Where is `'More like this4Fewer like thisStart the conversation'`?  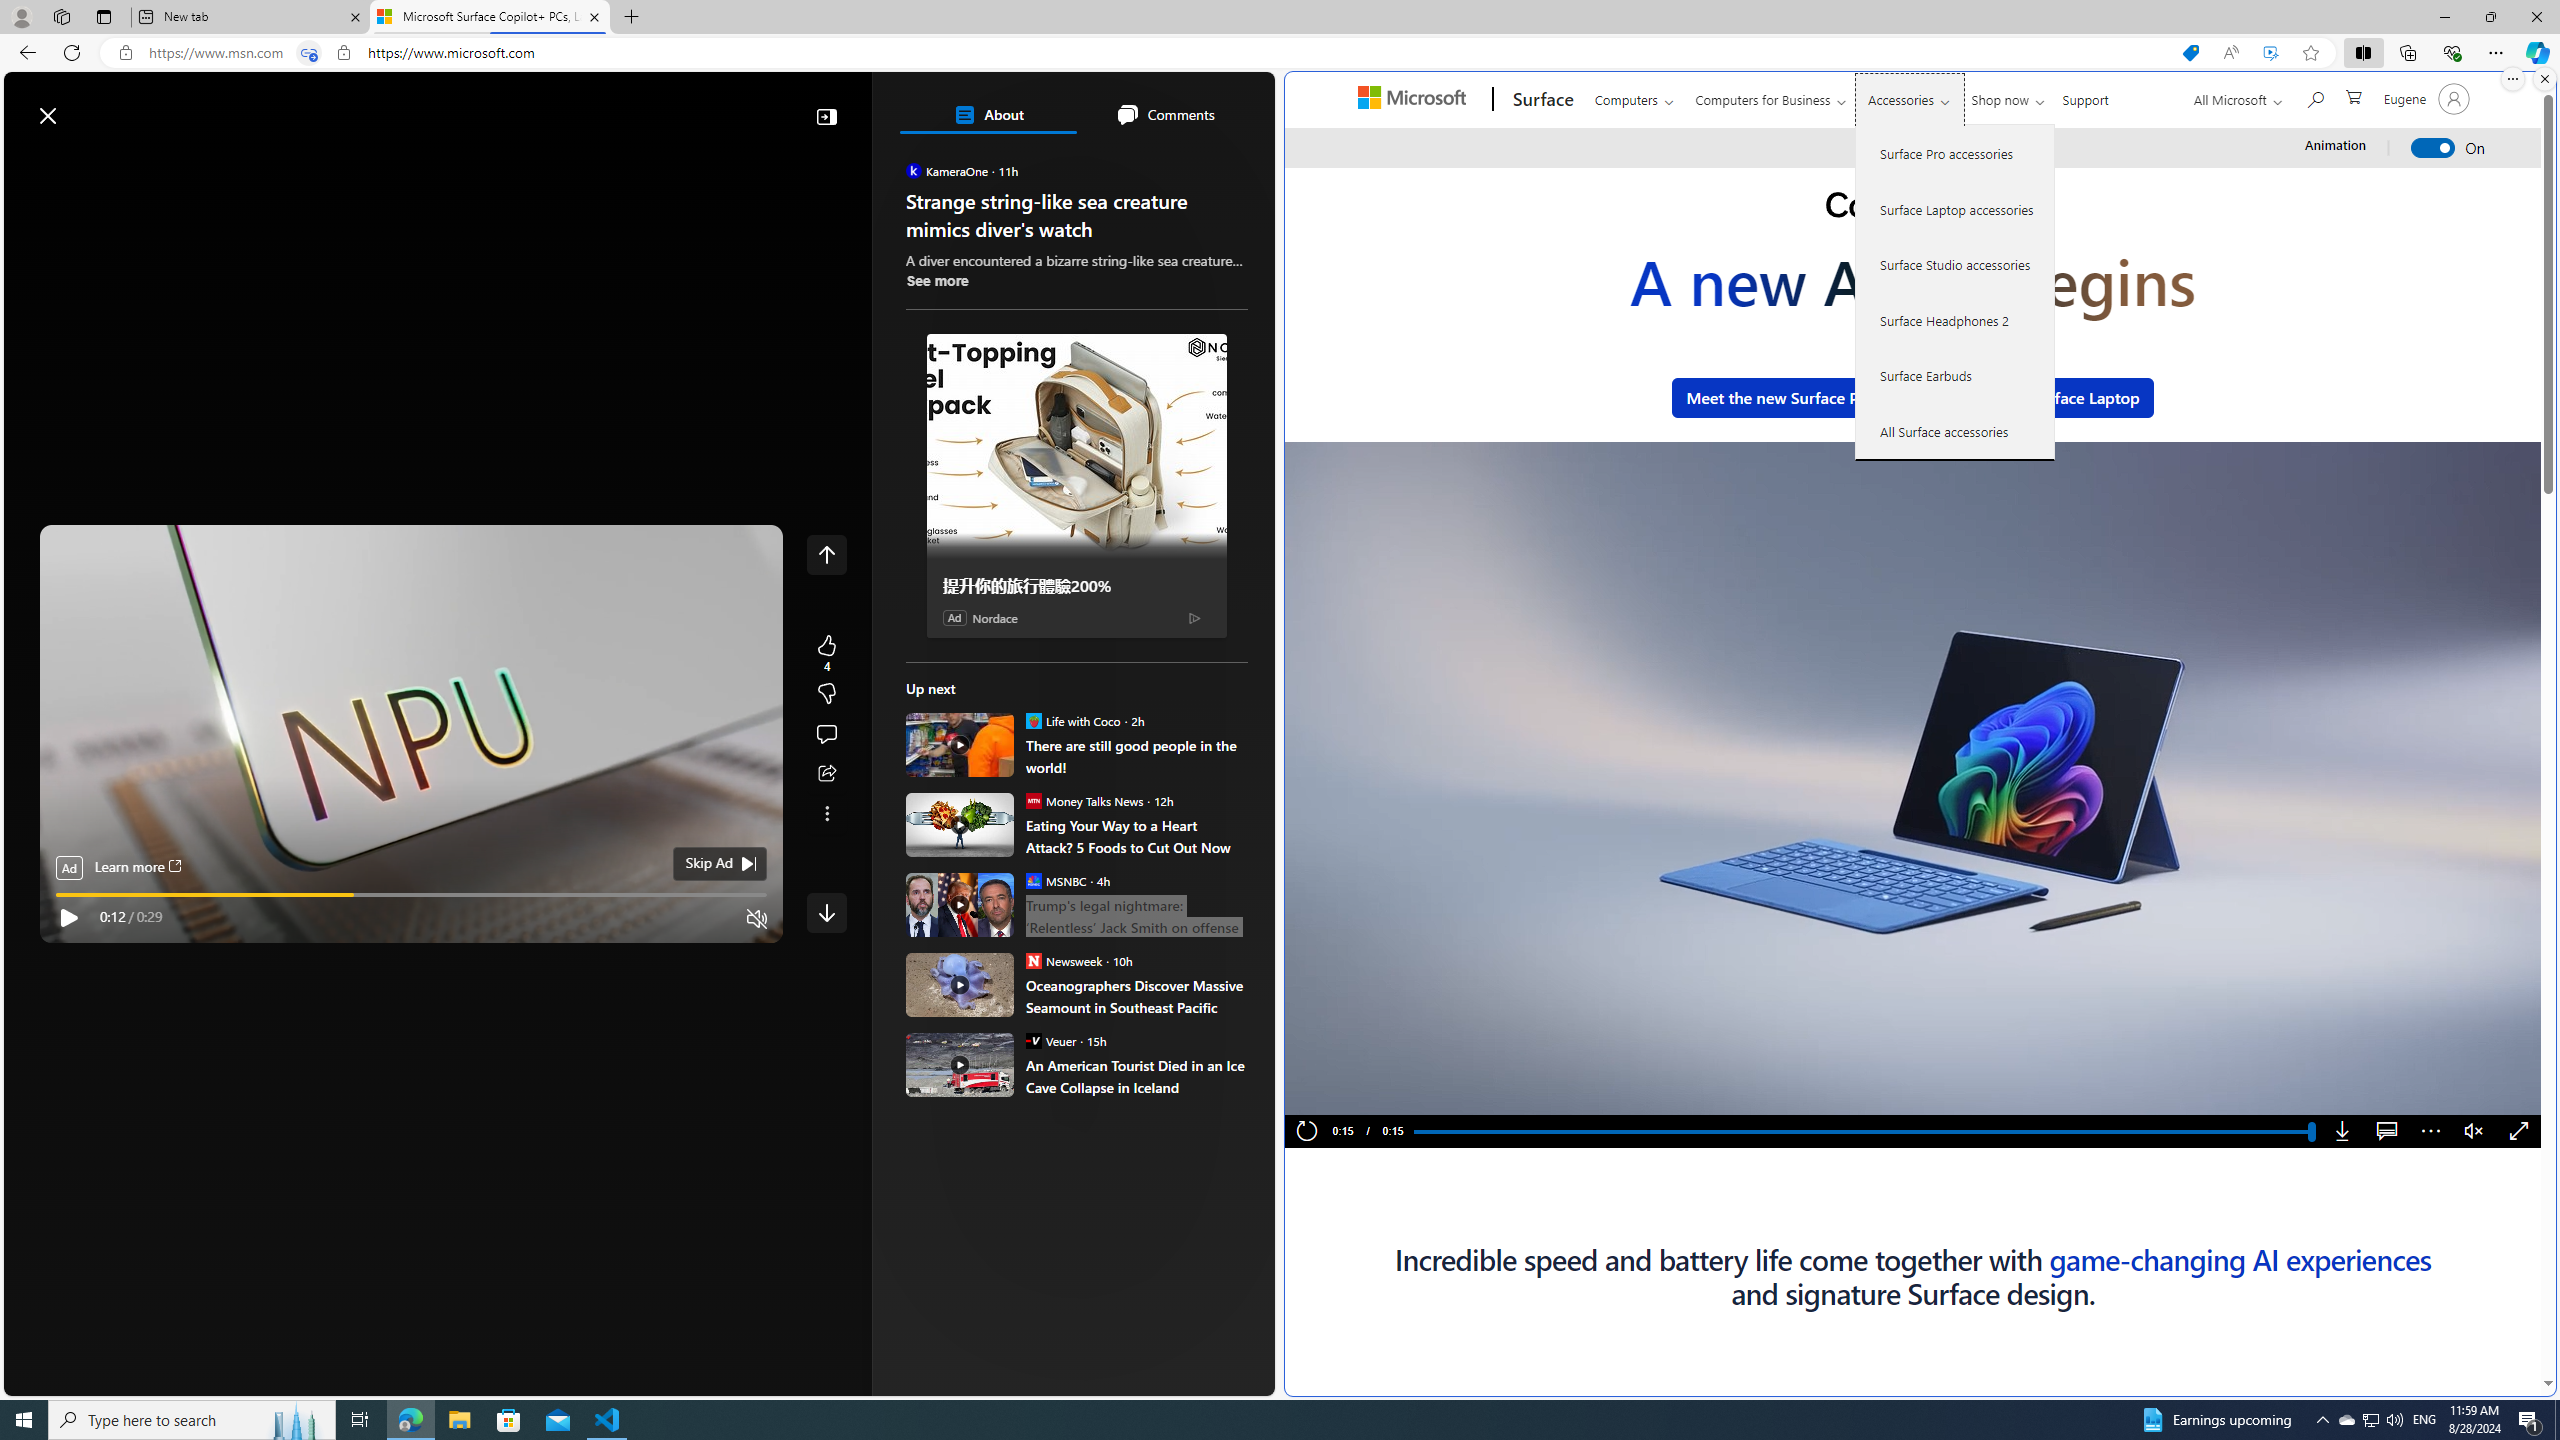
'More like this4Fewer like thisStart the conversation' is located at coordinates (826, 693).